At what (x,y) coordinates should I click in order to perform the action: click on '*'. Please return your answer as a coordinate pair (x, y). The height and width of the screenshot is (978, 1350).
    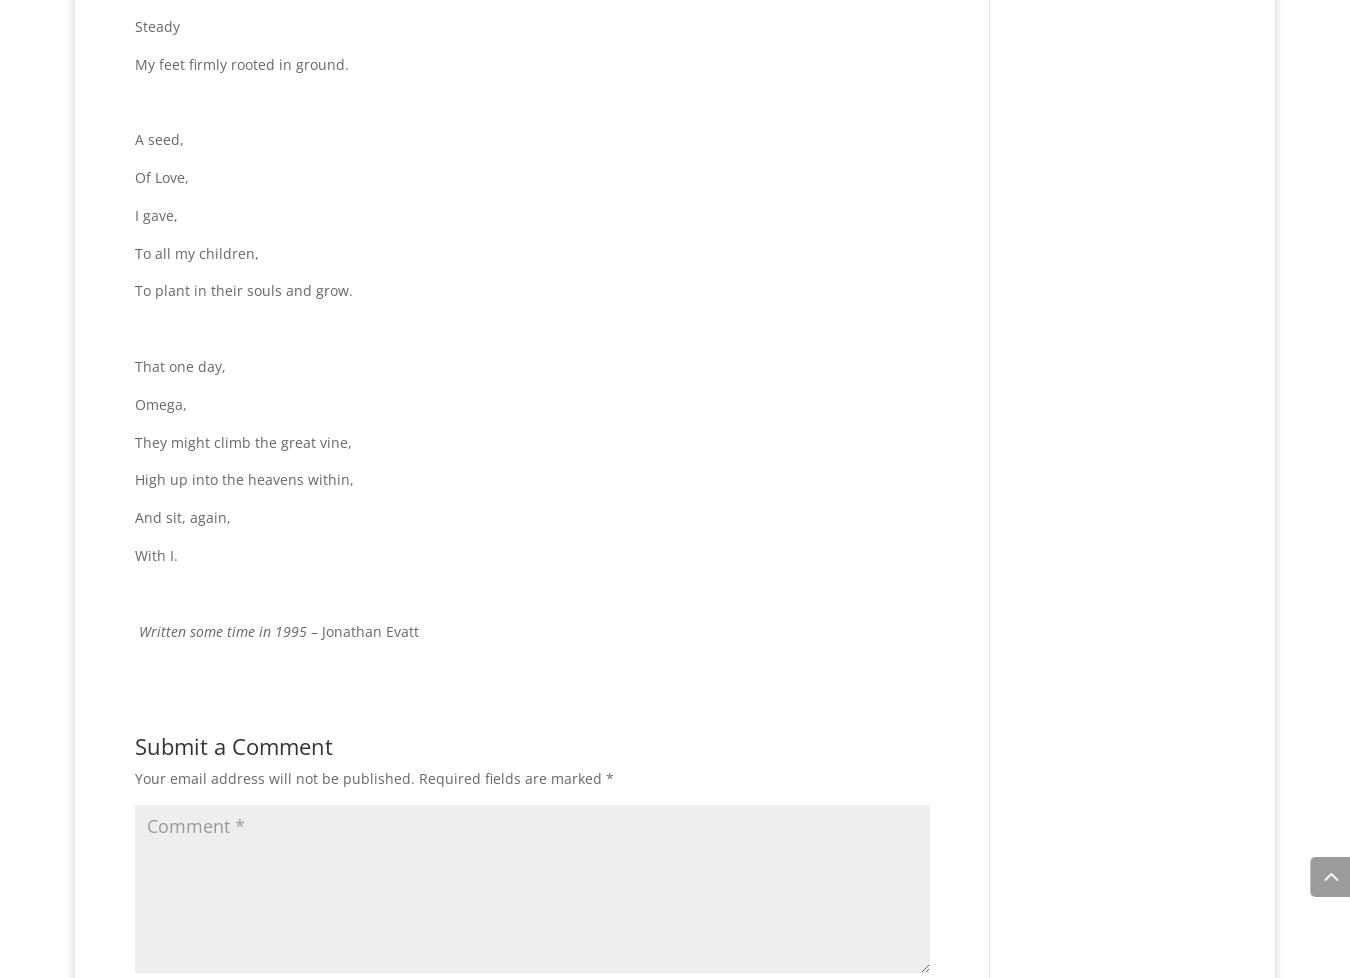
    Looking at the image, I should click on (610, 777).